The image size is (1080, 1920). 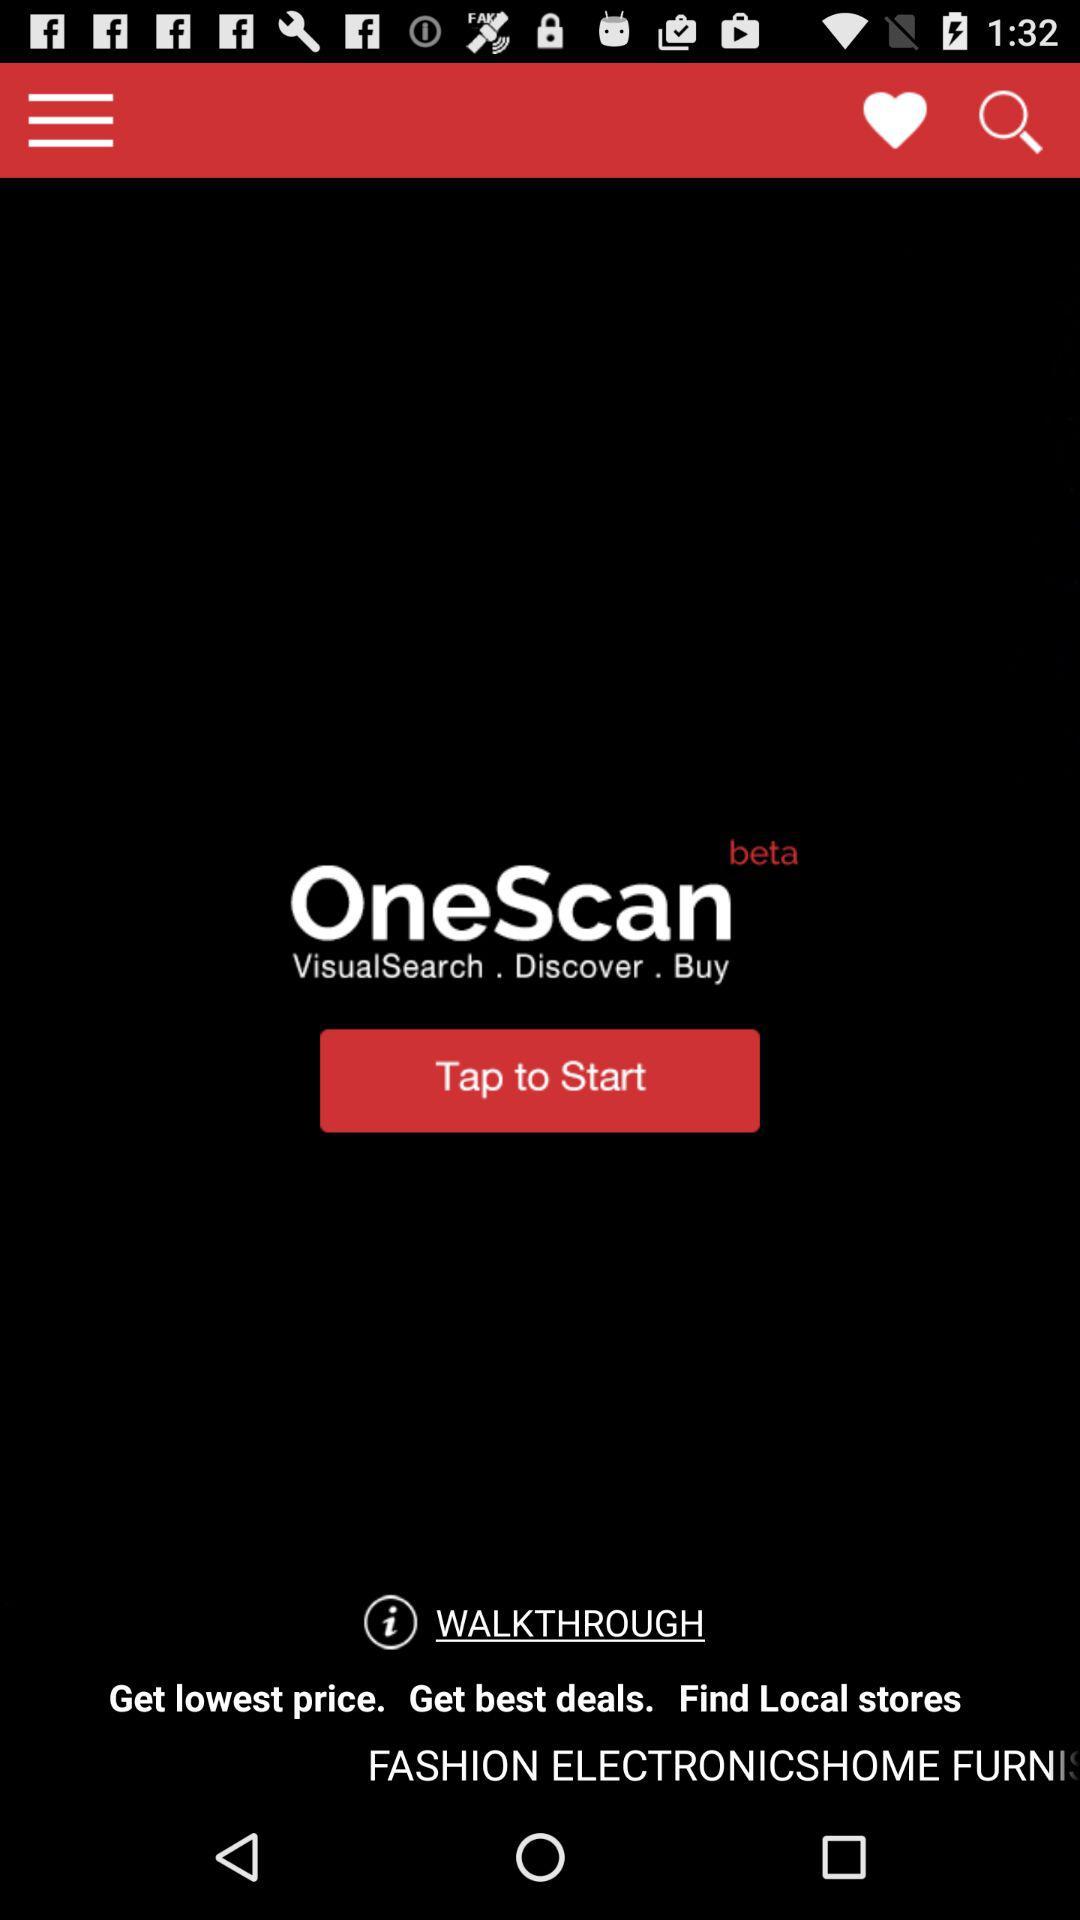 What do you see at coordinates (894, 119) in the screenshot?
I see `like` at bounding box center [894, 119].